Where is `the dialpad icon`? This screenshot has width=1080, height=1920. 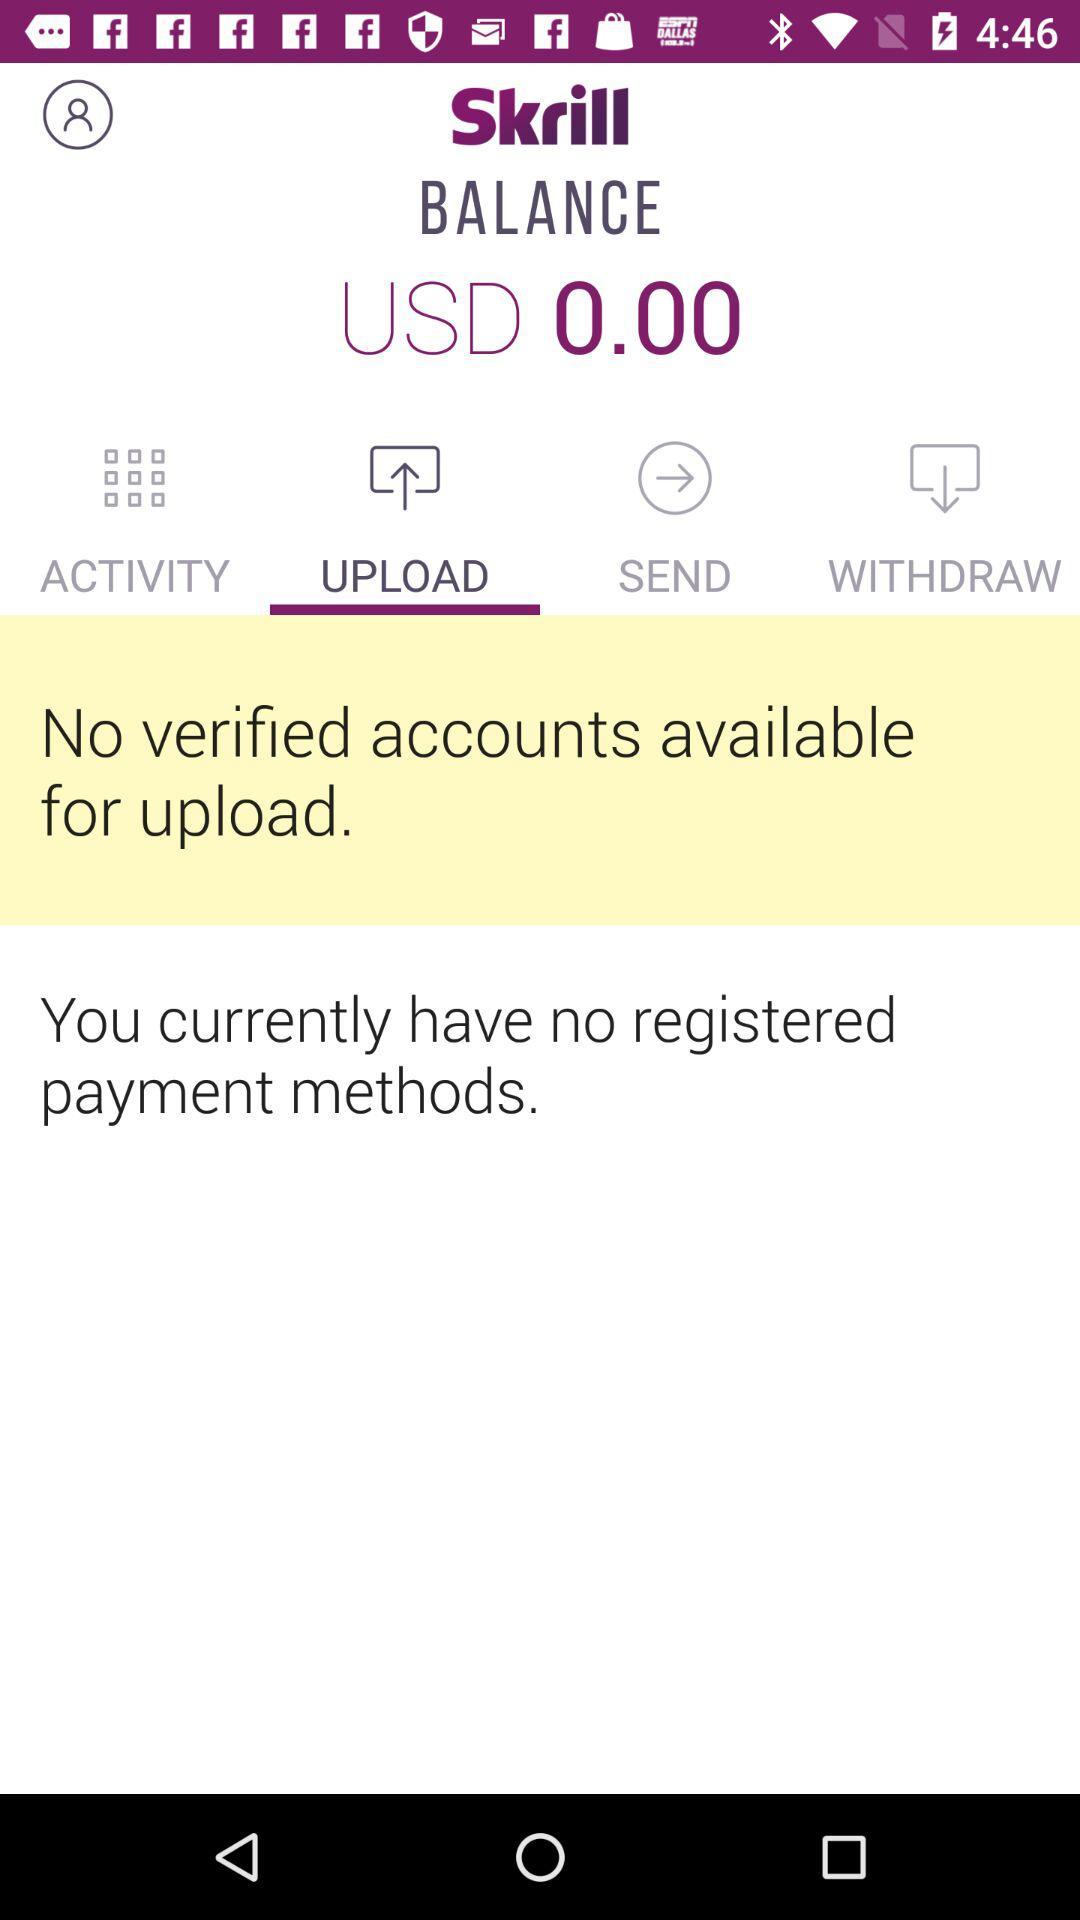 the dialpad icon is located at coordinates (135, 477).